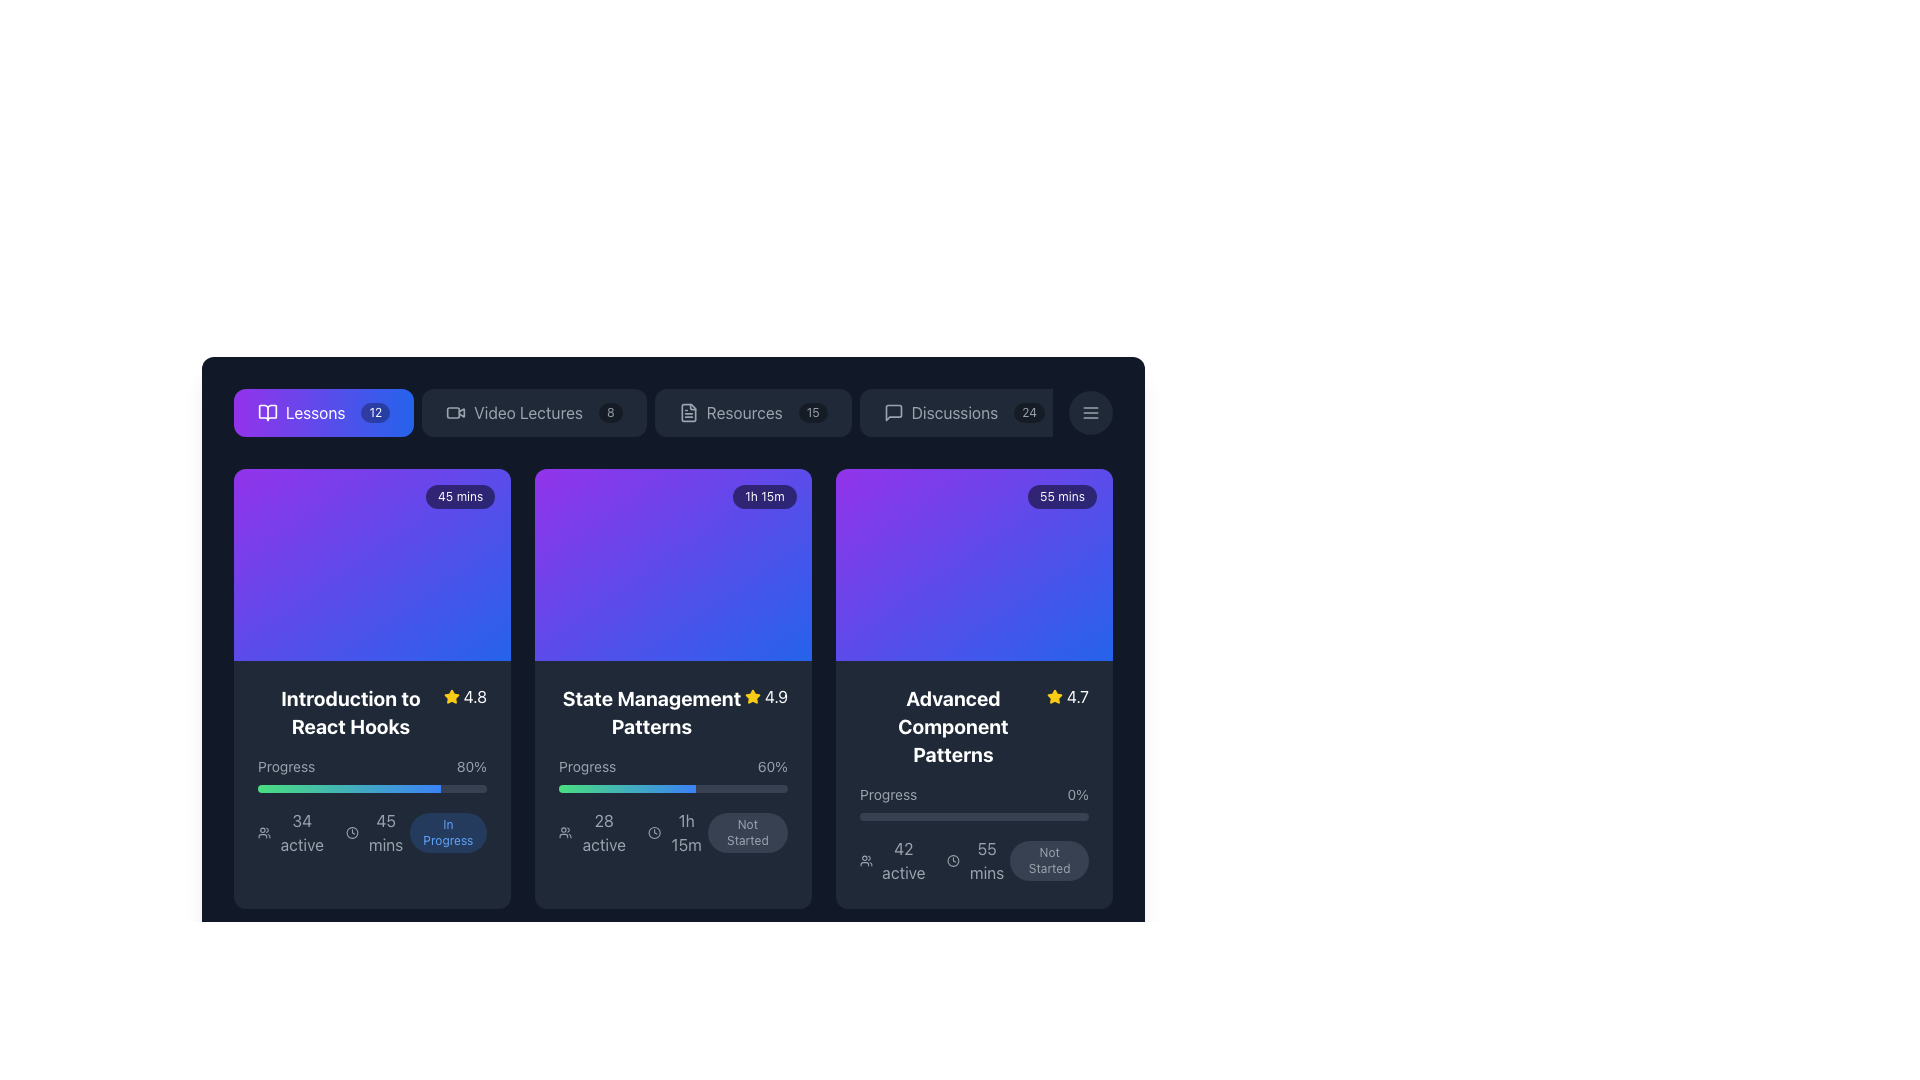 This screenshot has height=1080, width=1920. Describe the element at coordinates (654, 833) in the screenshot. I see `the circular outline element of the clock icon that is situated next to the text '1h 15m' for the 'State Management Patterns' module` at that location.